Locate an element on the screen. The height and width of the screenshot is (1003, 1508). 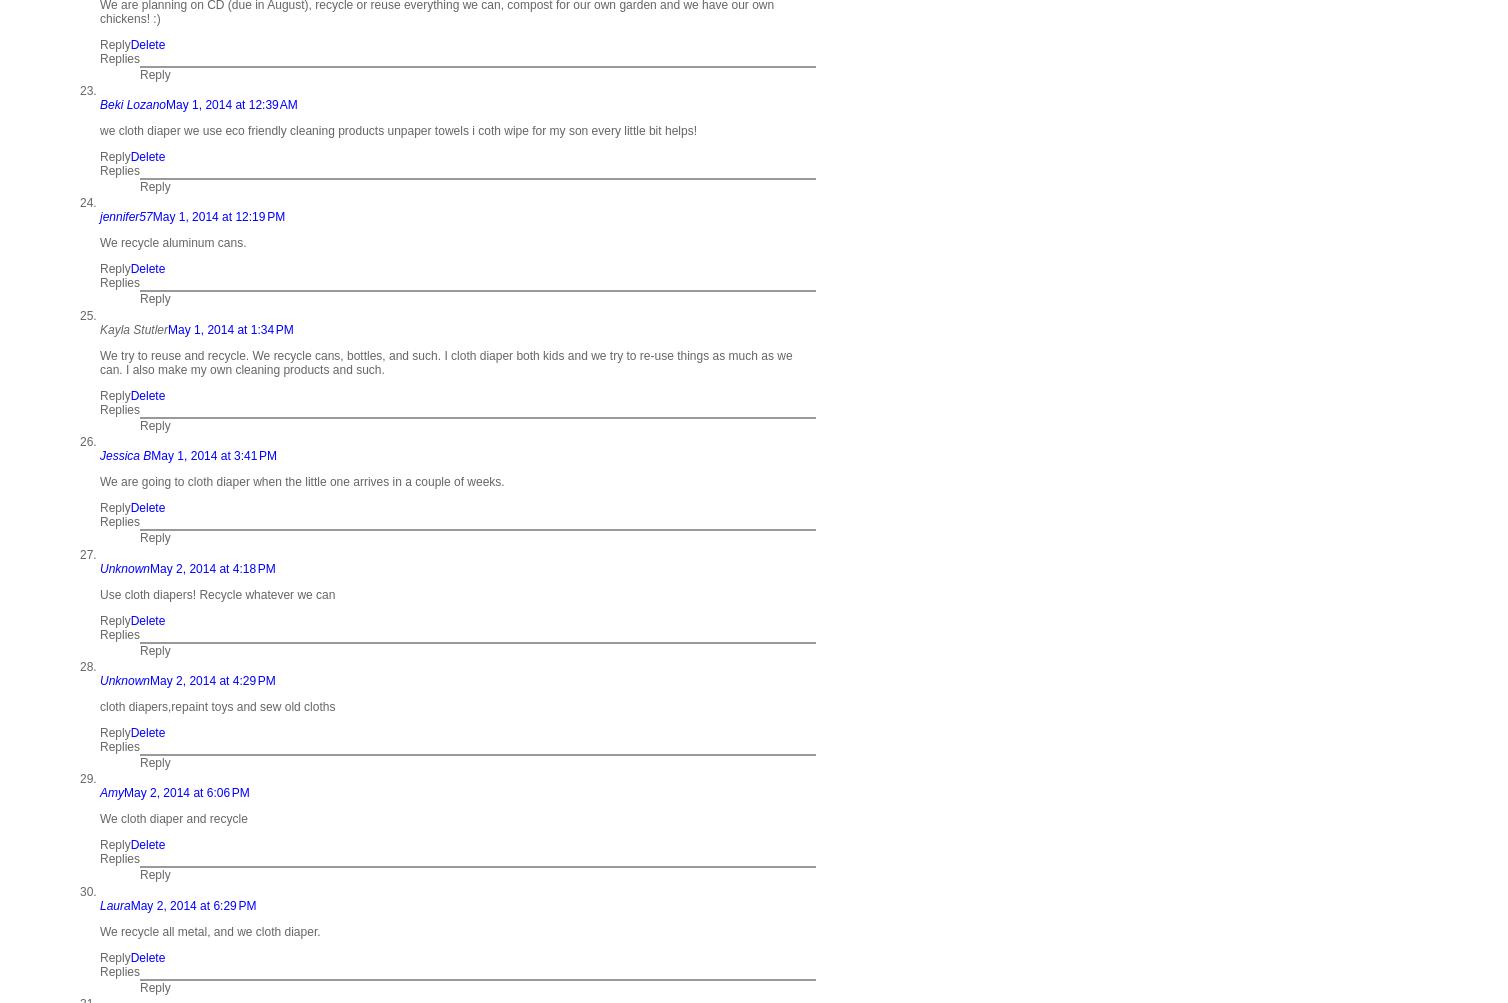
'Beki Lozano' is located at coordinates (133, 103).